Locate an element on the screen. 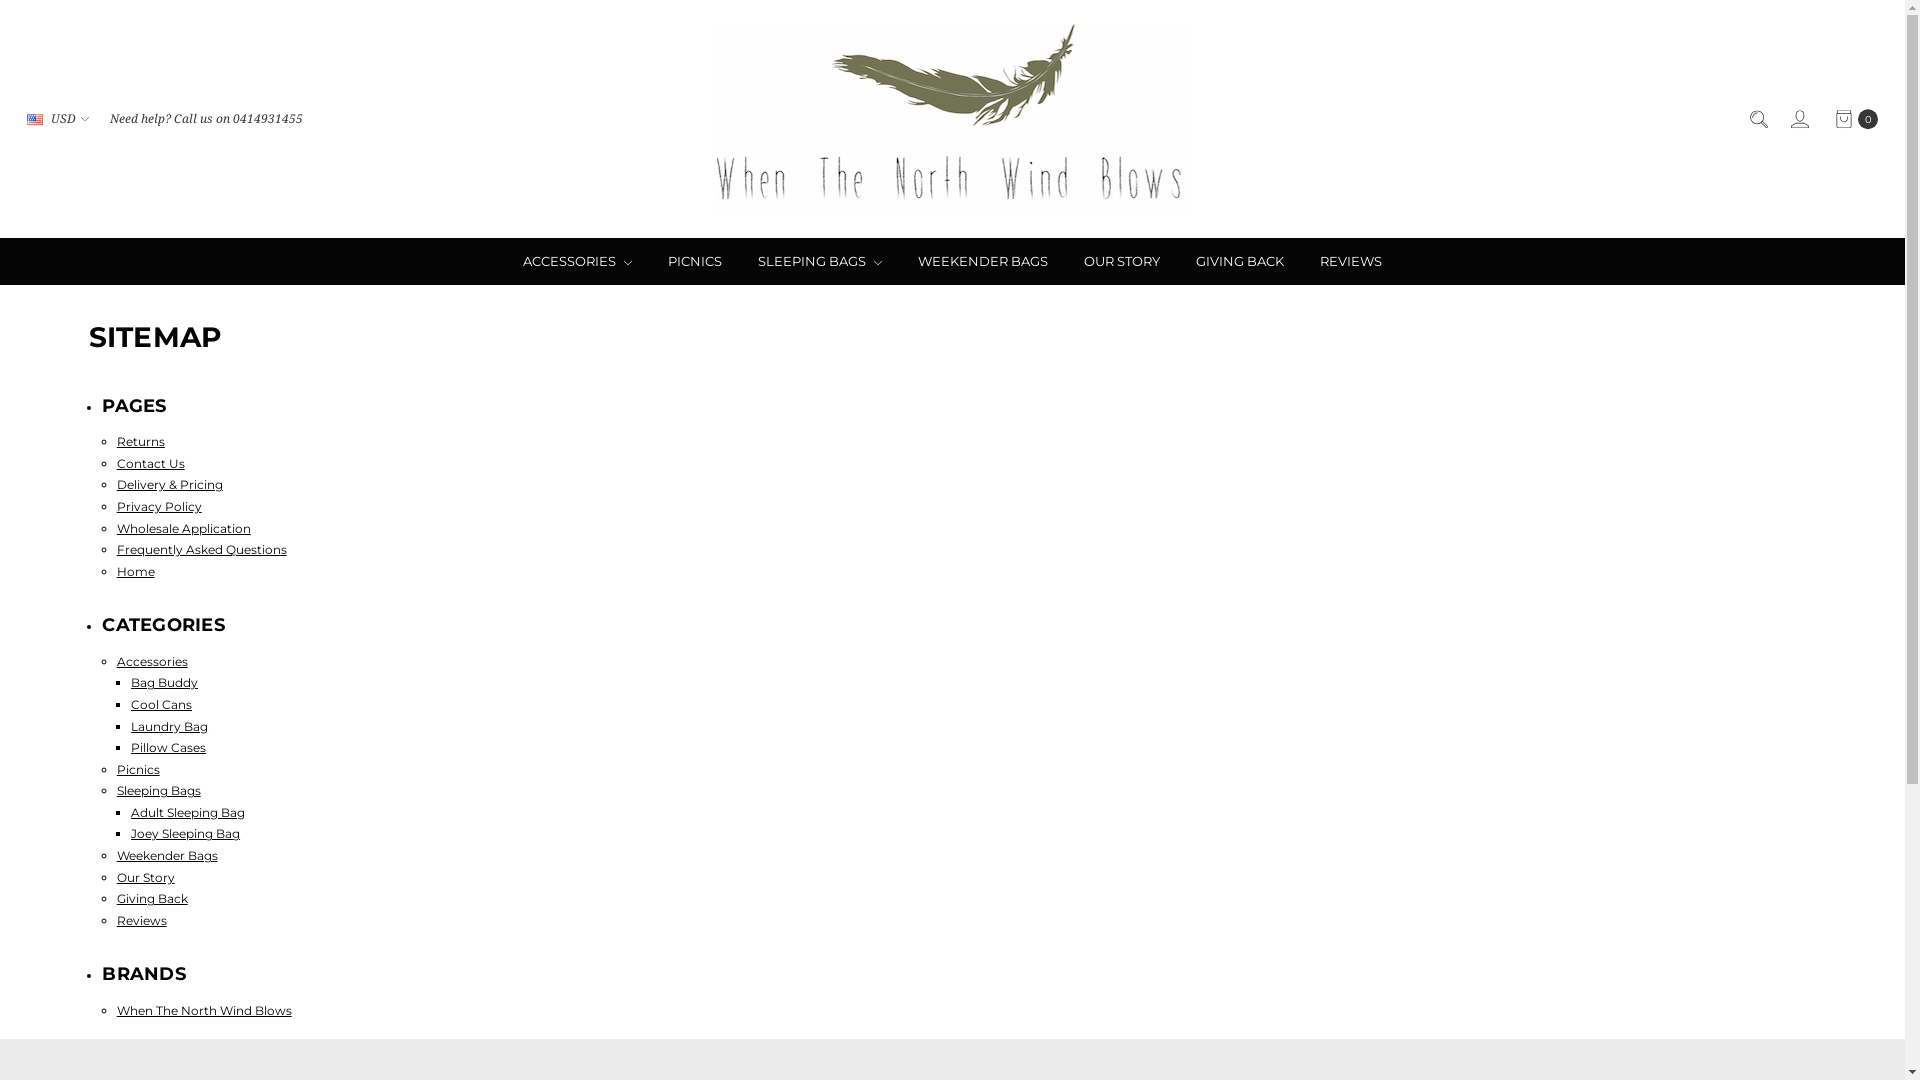  '0' is located at coordinates (1854, 119).